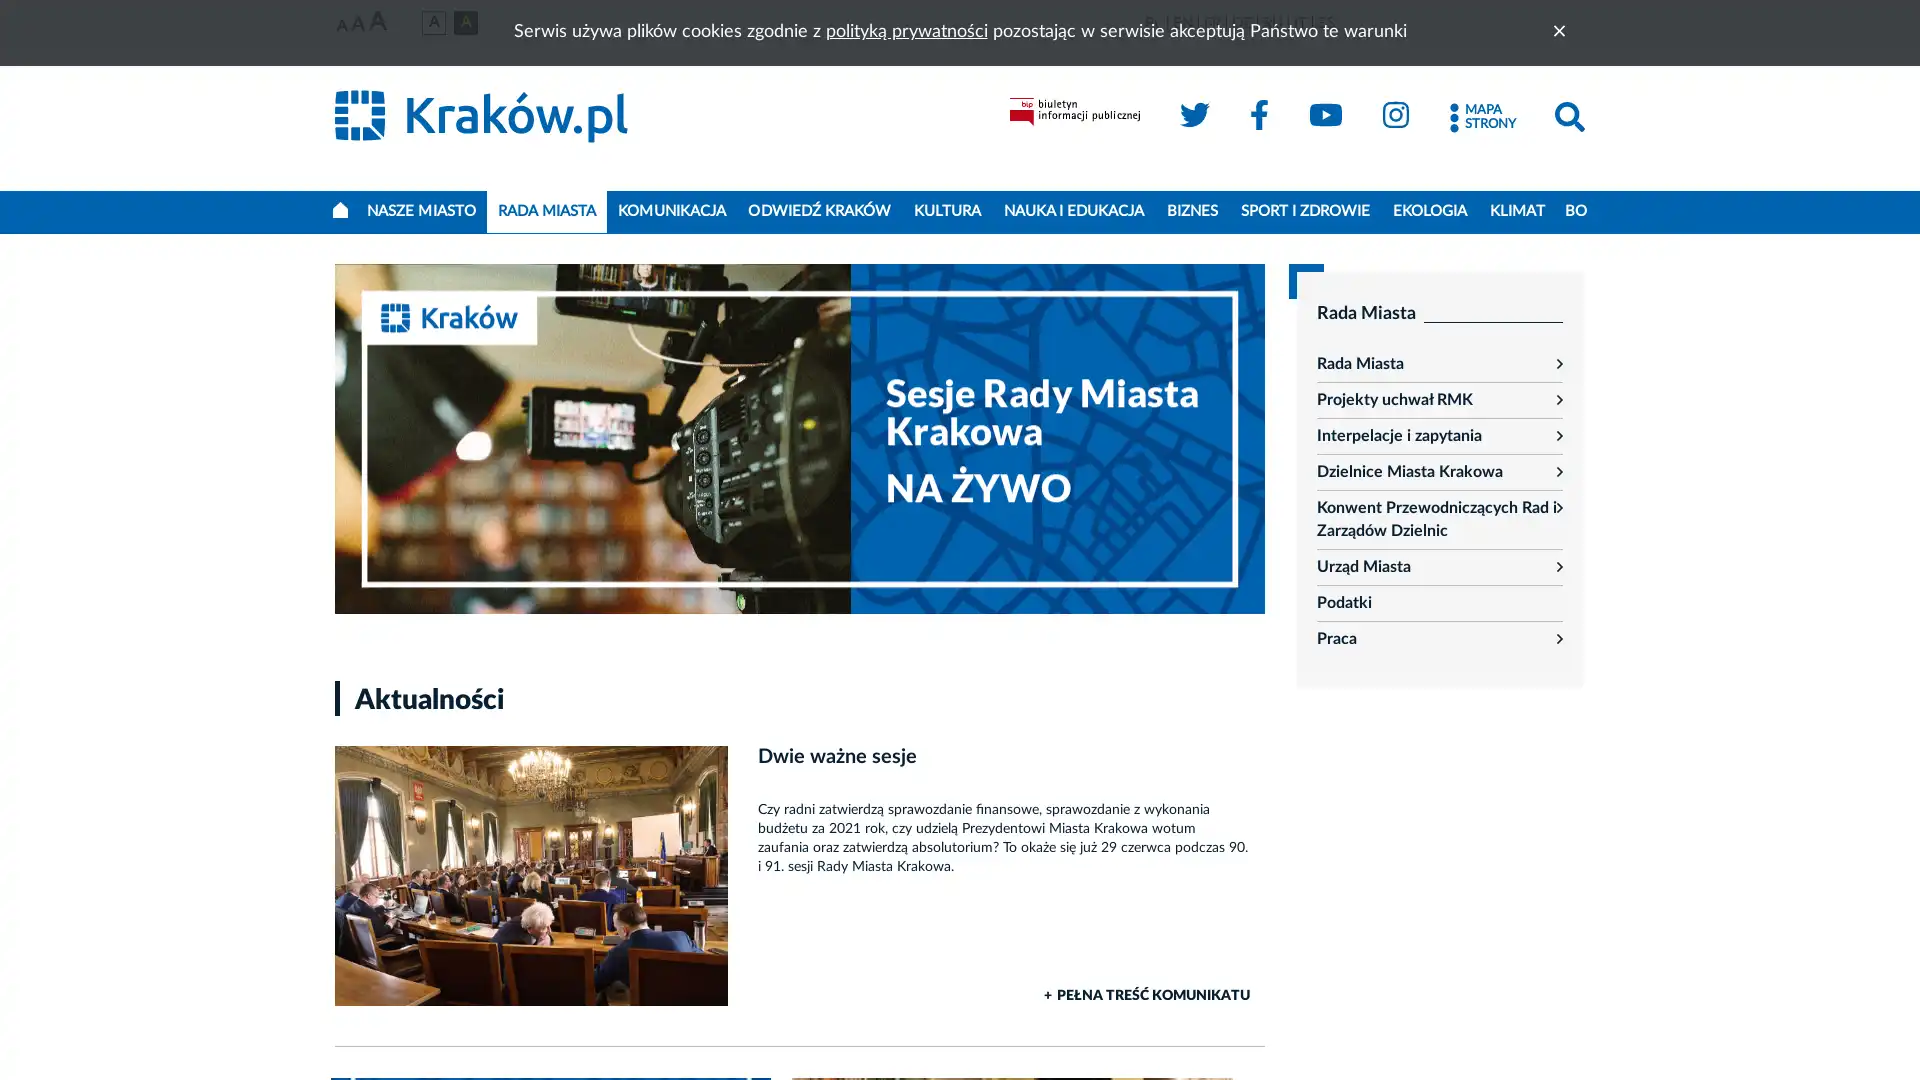 The height and width of the screenshot is (1080, 1920). What do you see at coordinates (1568, 117) in the screenshot?
I see `Szukaj` at bounding box center [1568, 117].